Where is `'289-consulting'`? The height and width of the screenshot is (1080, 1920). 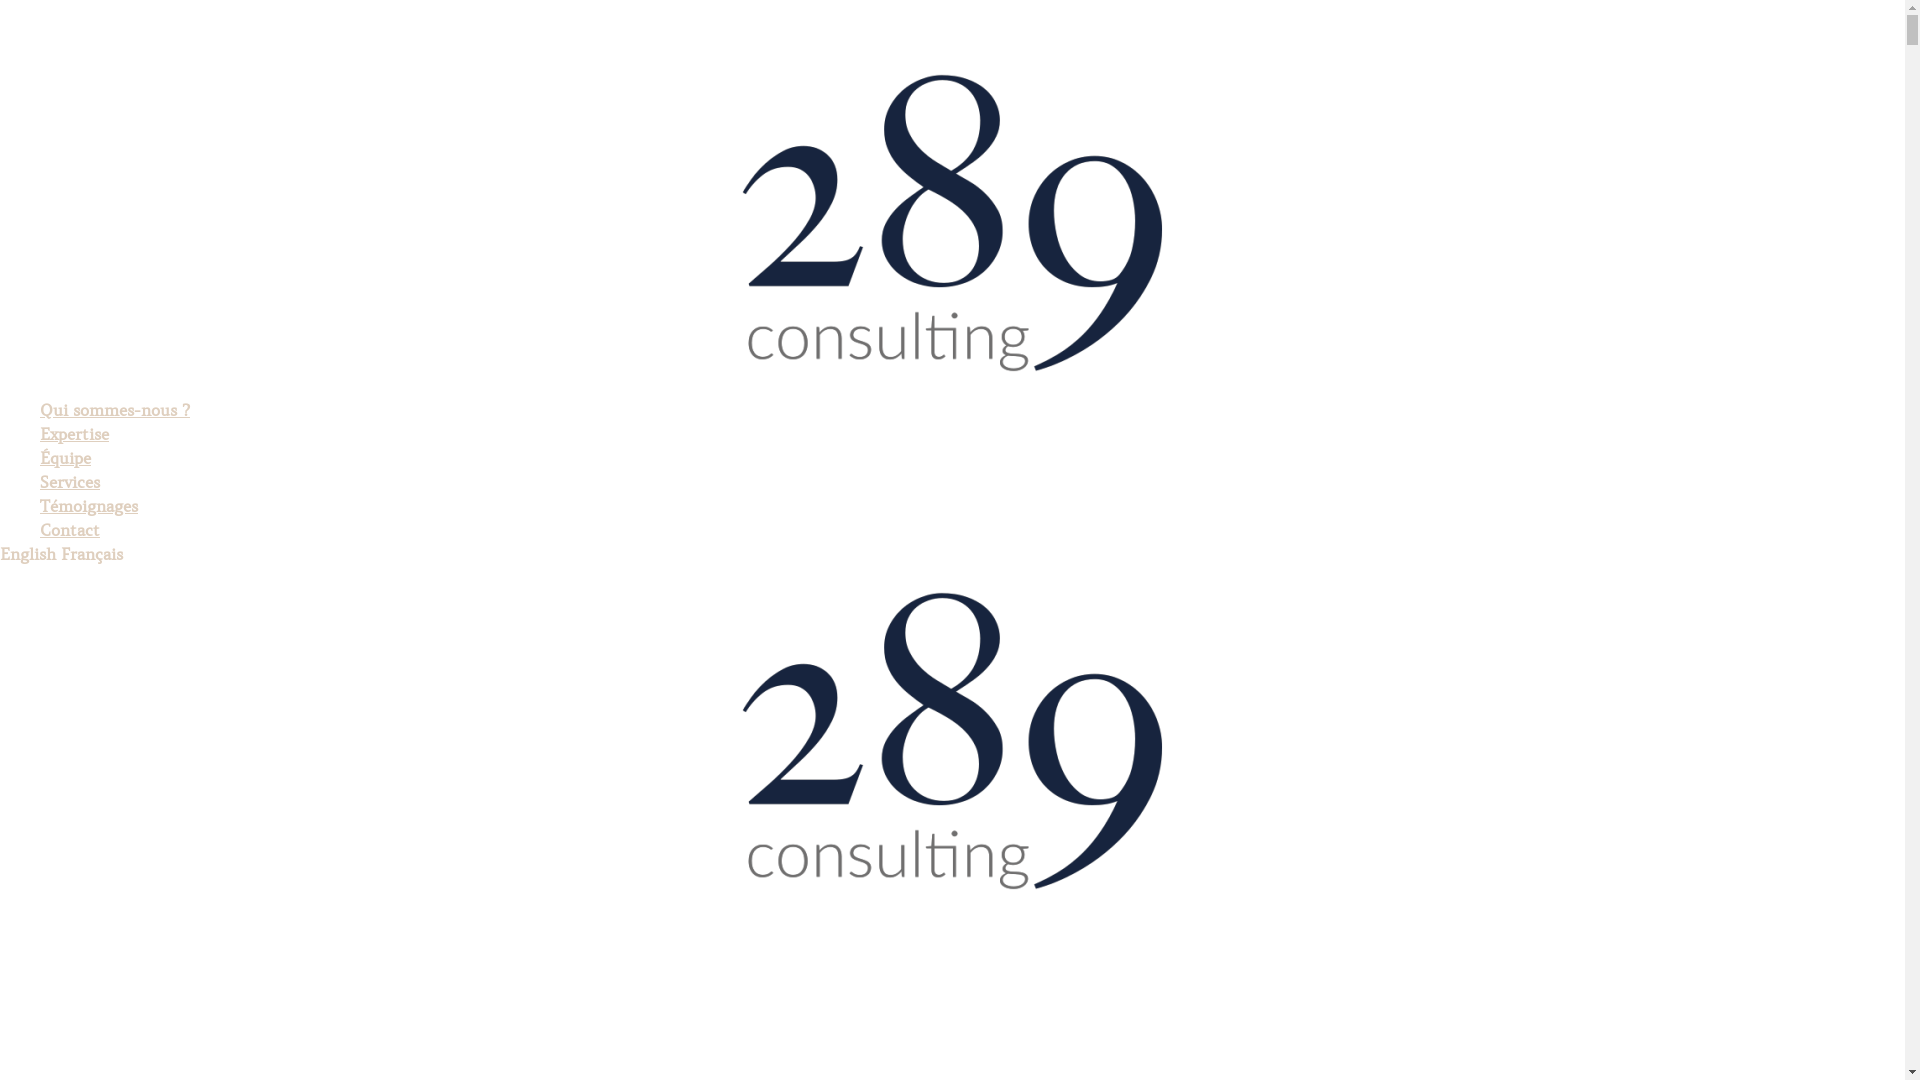 '289-consulting' is located at coordinates (952, 223).